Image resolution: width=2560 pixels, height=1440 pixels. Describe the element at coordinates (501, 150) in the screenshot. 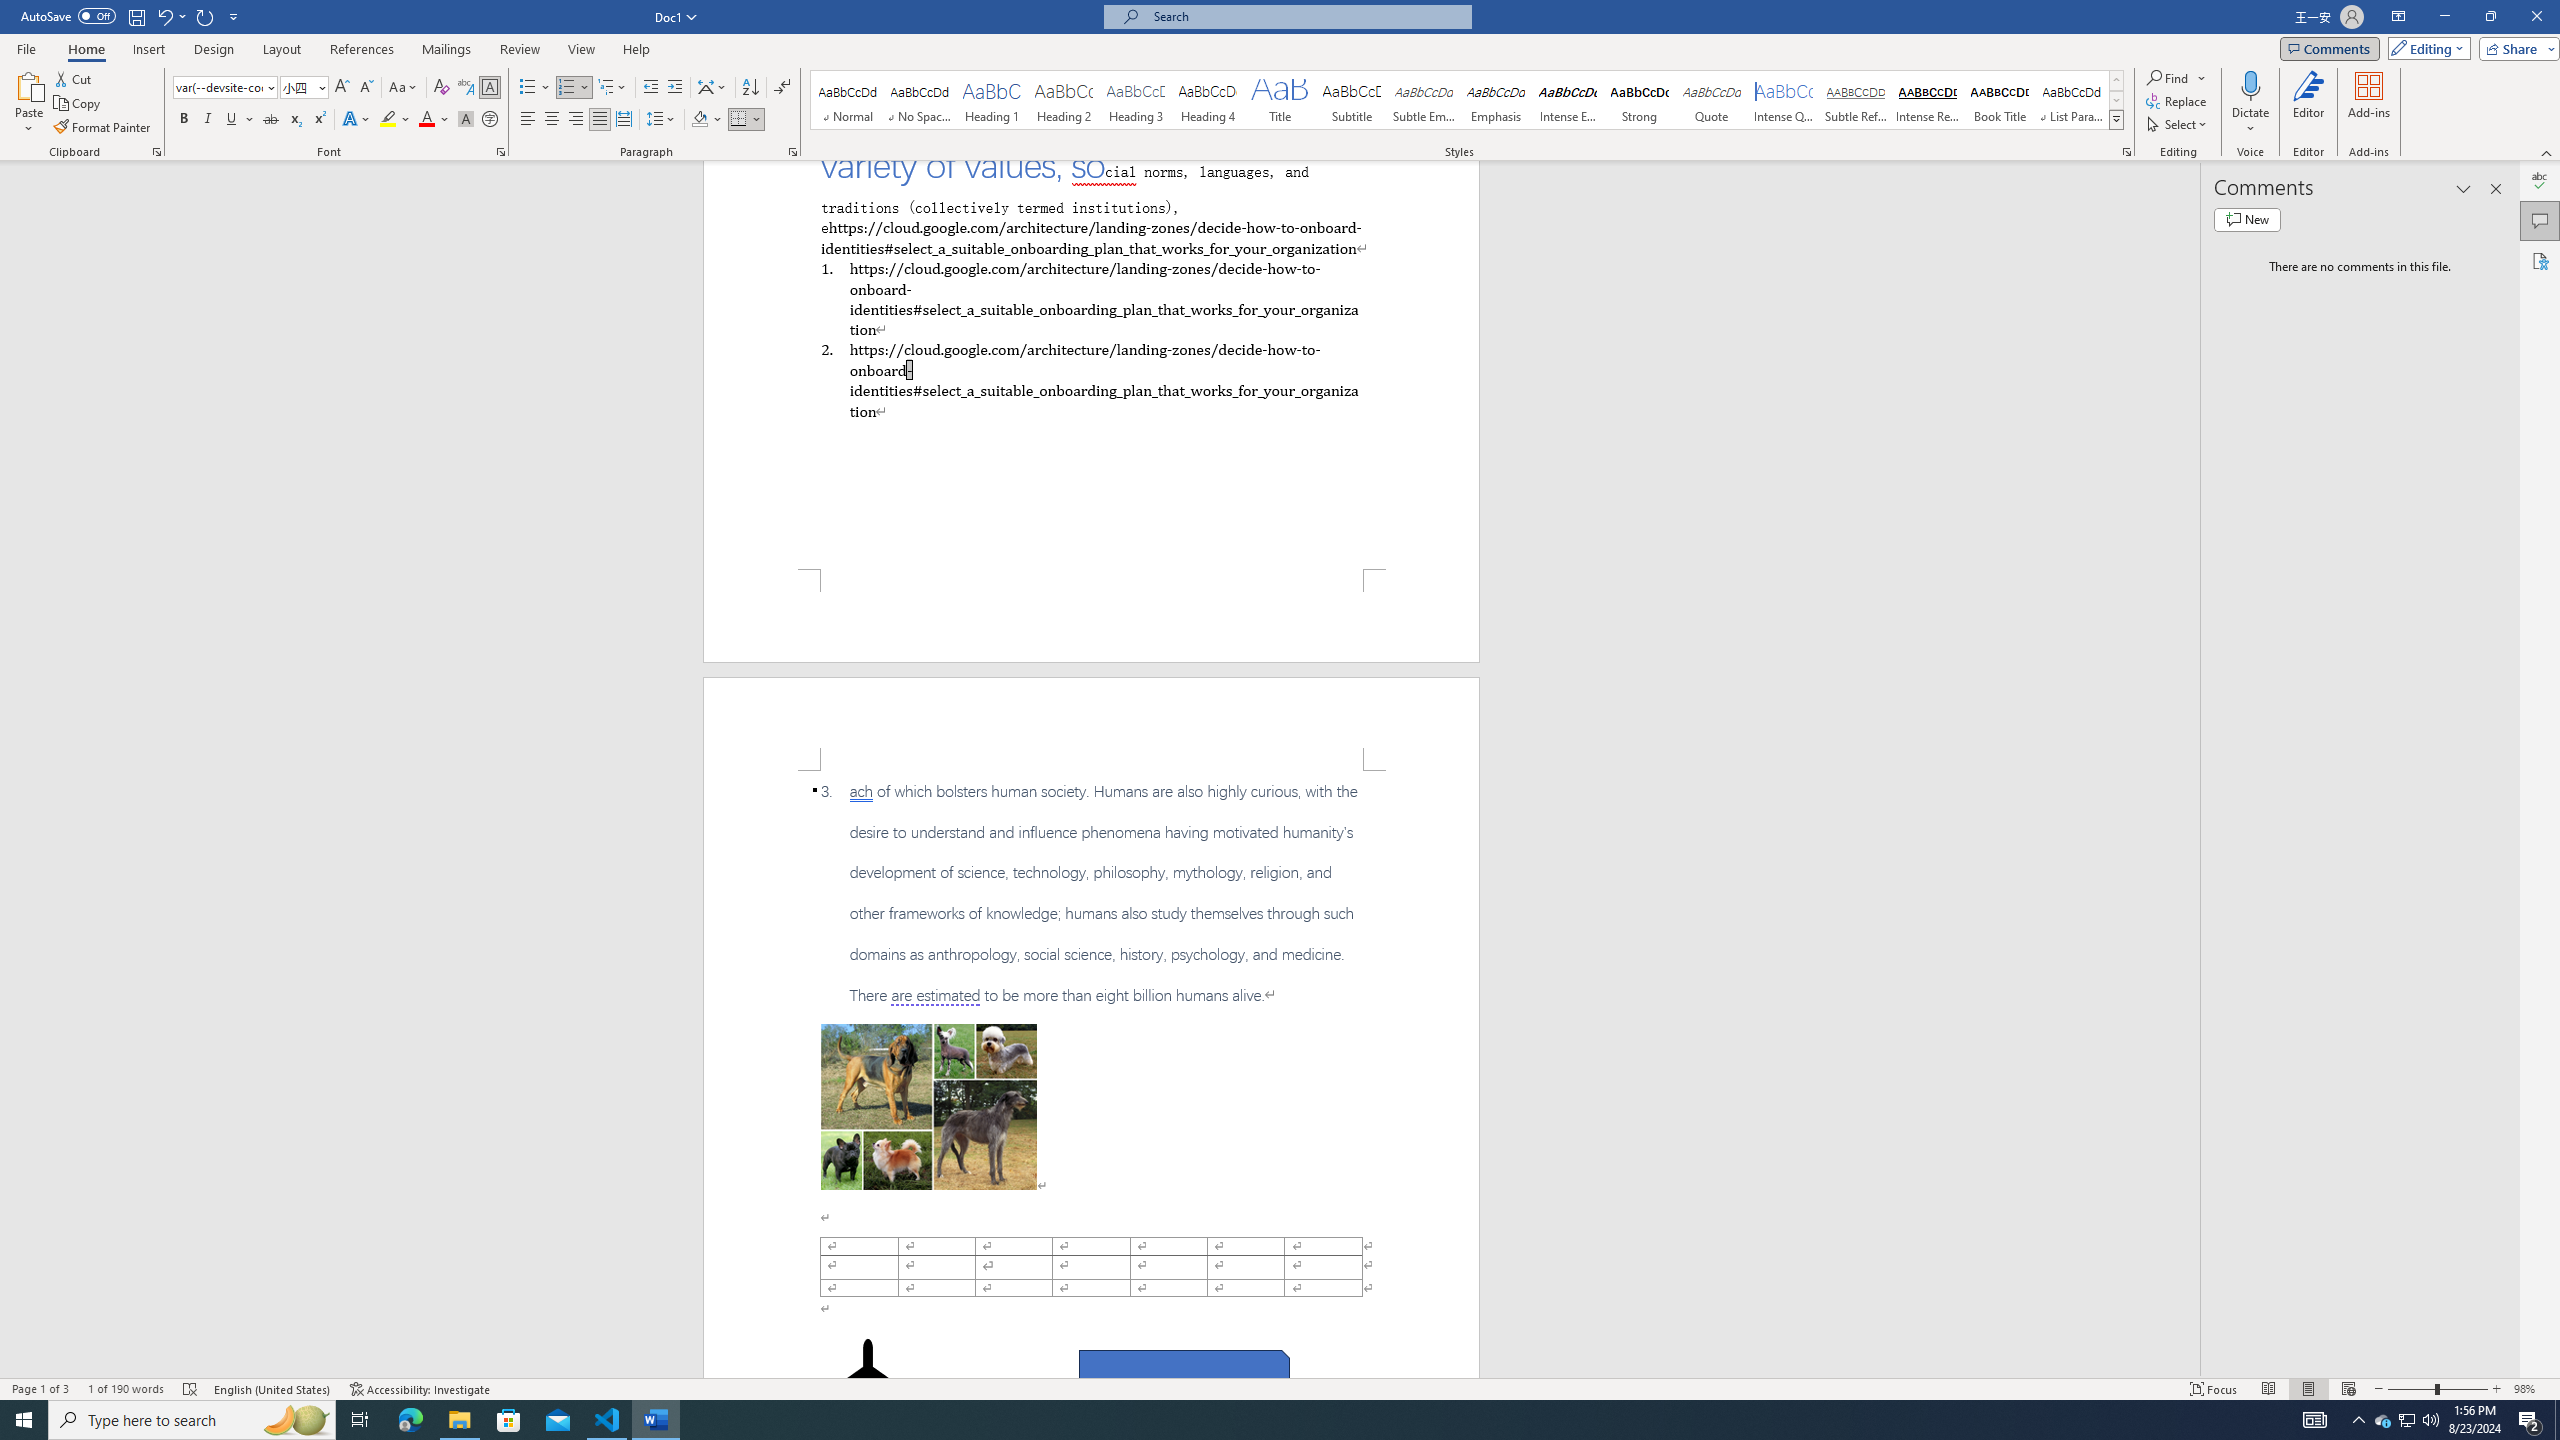

I see `'Font...'` at that location.